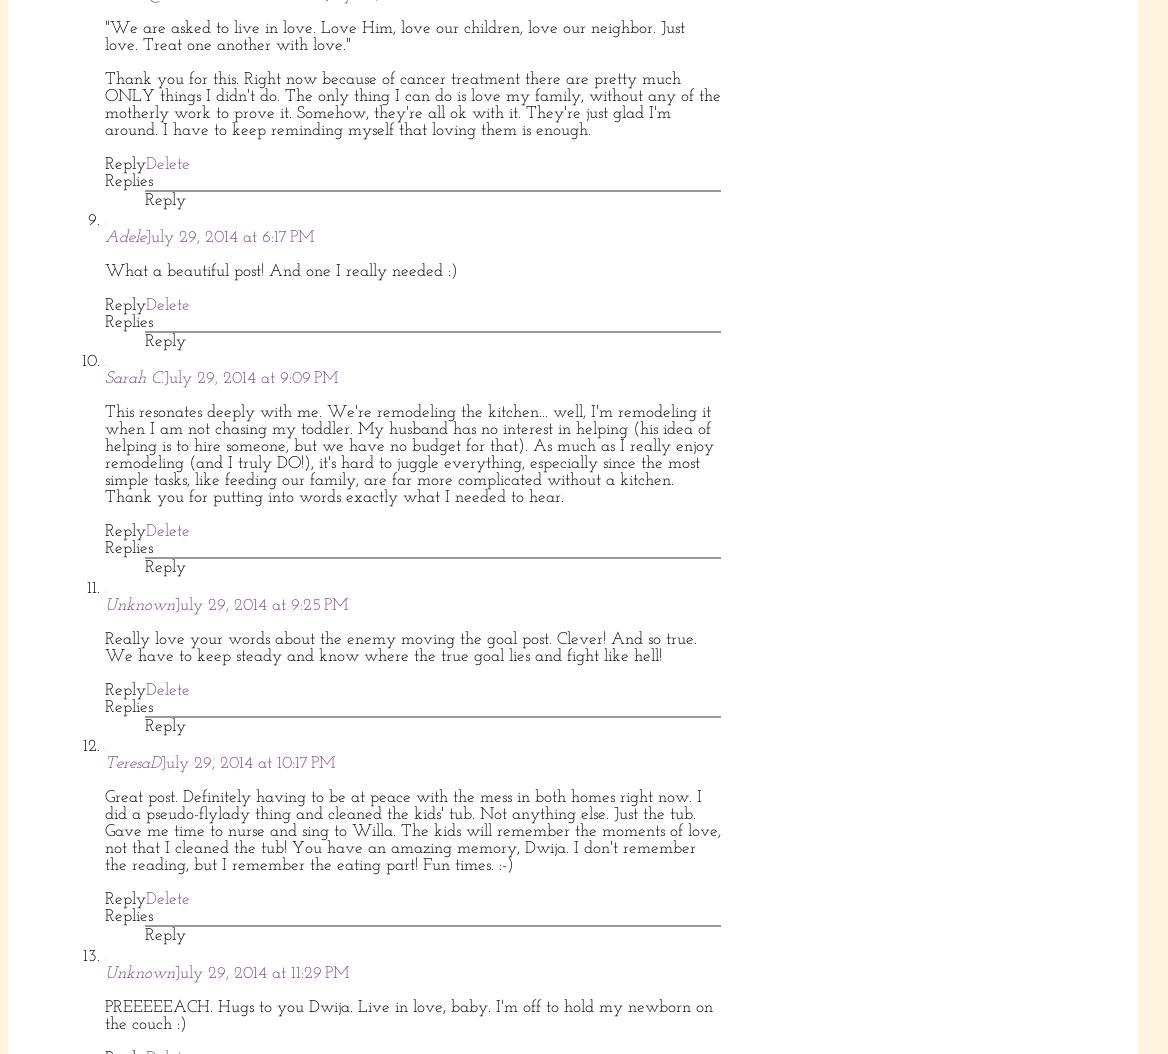 This screenshot has height=1054, width=1168. Describe the element at coordinates (104, 236) in the screenshot. I see `'Adele'` at that location.